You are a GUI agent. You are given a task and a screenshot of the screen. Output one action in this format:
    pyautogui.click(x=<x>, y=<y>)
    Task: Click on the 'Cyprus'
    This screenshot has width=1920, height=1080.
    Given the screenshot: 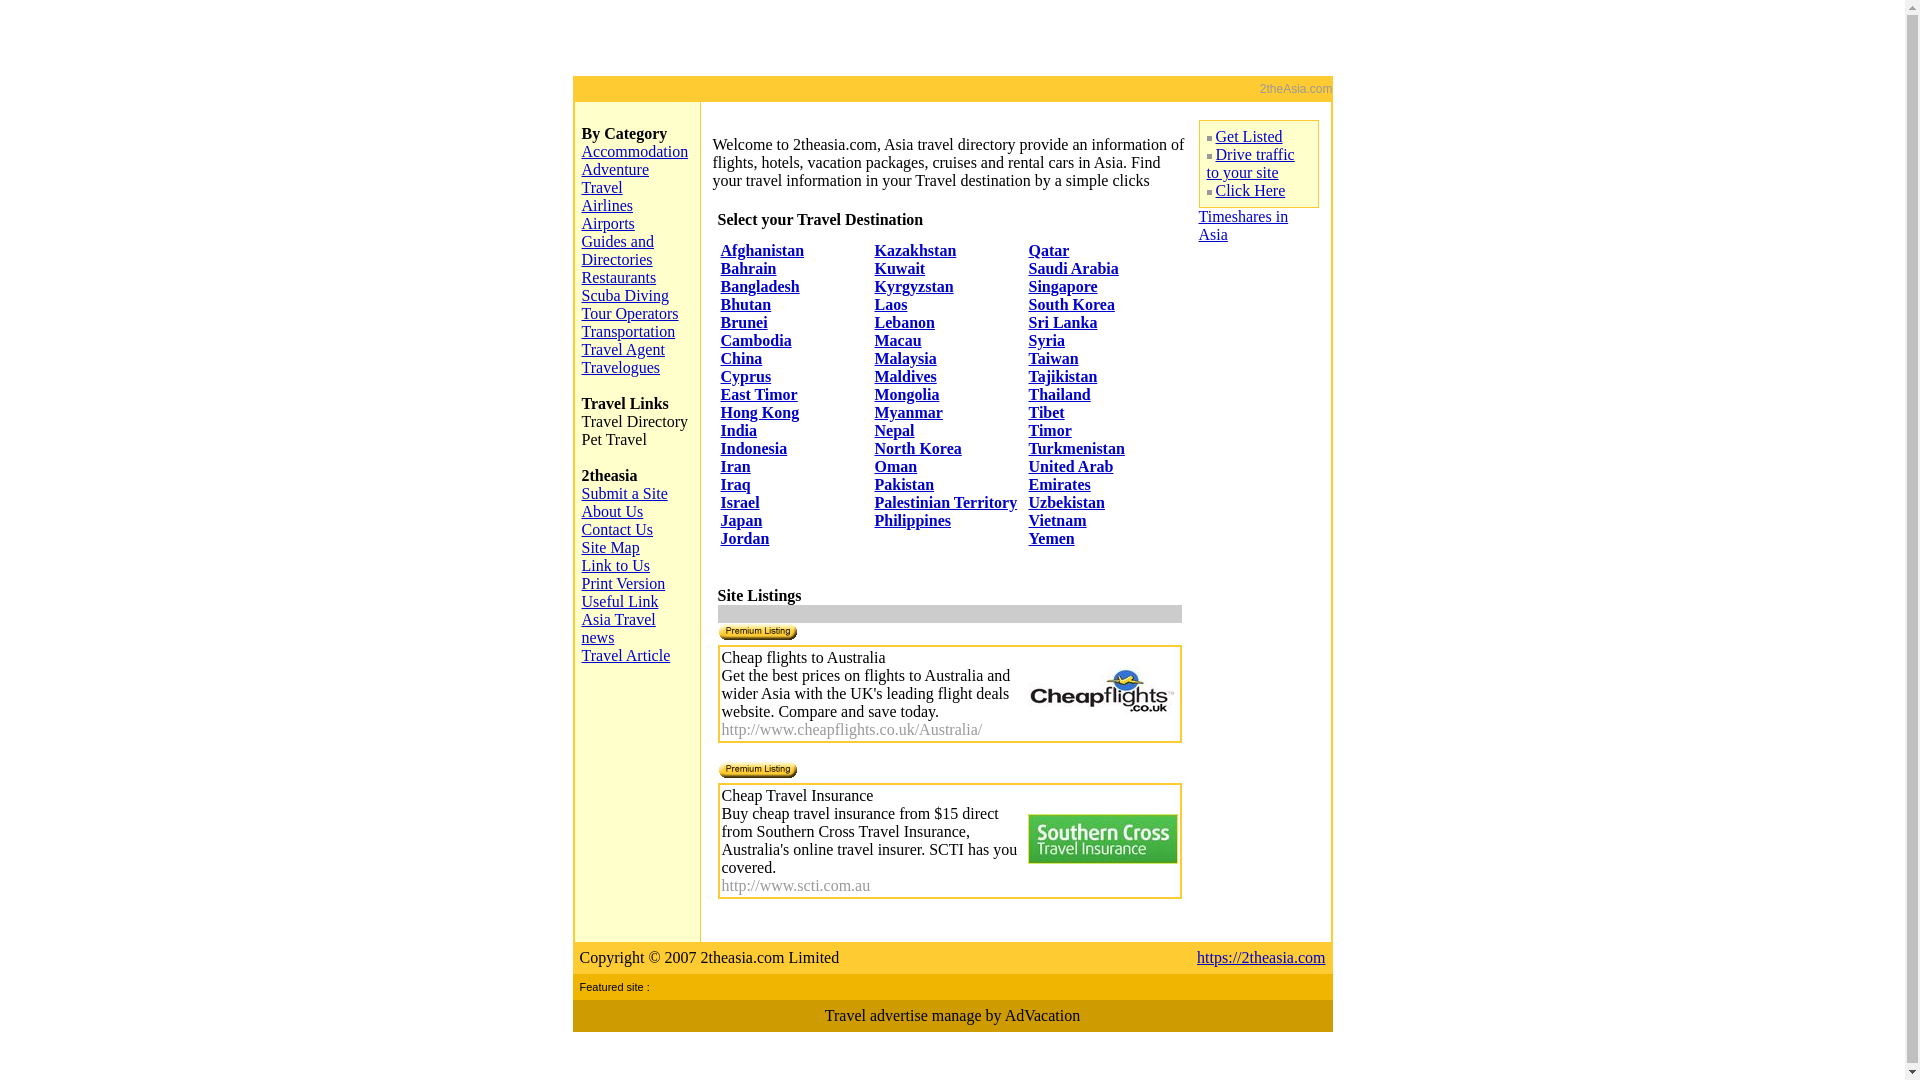 What is the action you would take?
    pyautogui.click(x=720, y=376)
    